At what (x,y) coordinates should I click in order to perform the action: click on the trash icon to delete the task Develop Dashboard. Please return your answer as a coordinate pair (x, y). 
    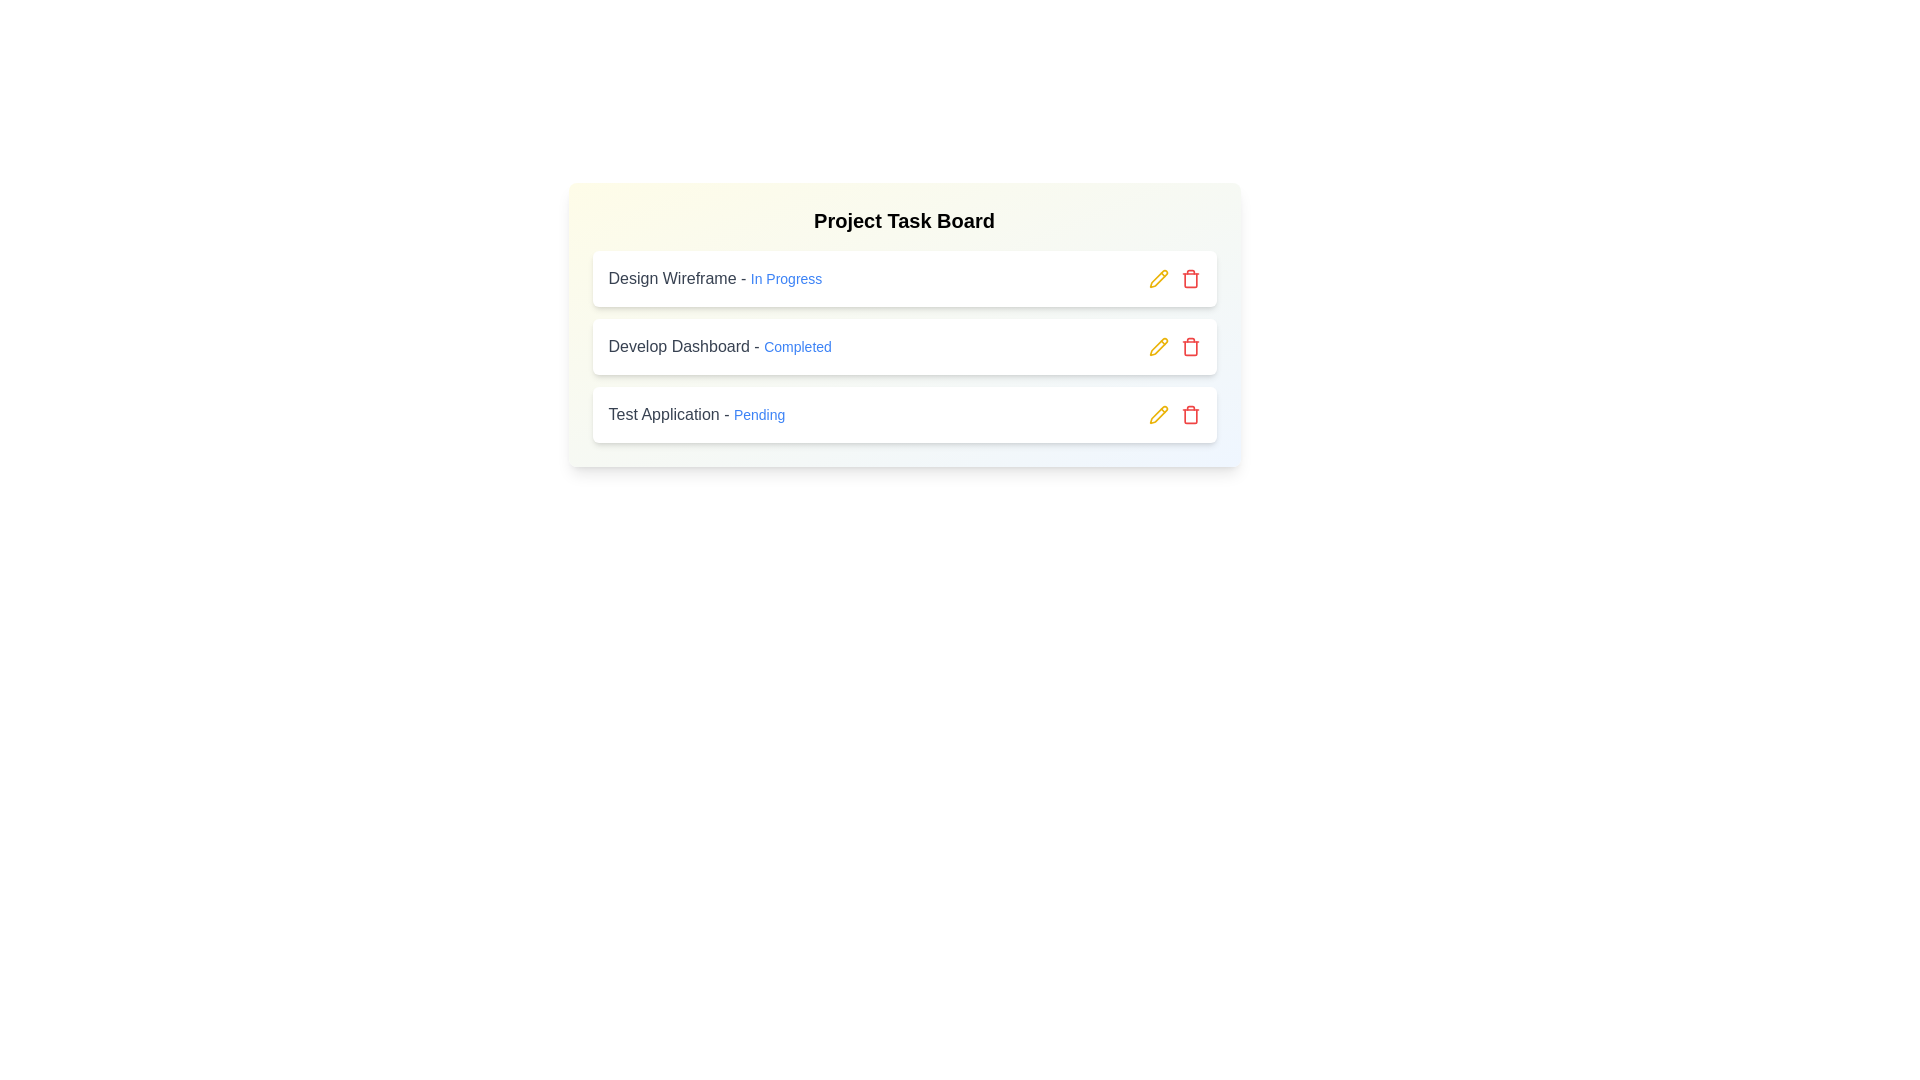
    Looking at the image, I should click on (1190, 346).